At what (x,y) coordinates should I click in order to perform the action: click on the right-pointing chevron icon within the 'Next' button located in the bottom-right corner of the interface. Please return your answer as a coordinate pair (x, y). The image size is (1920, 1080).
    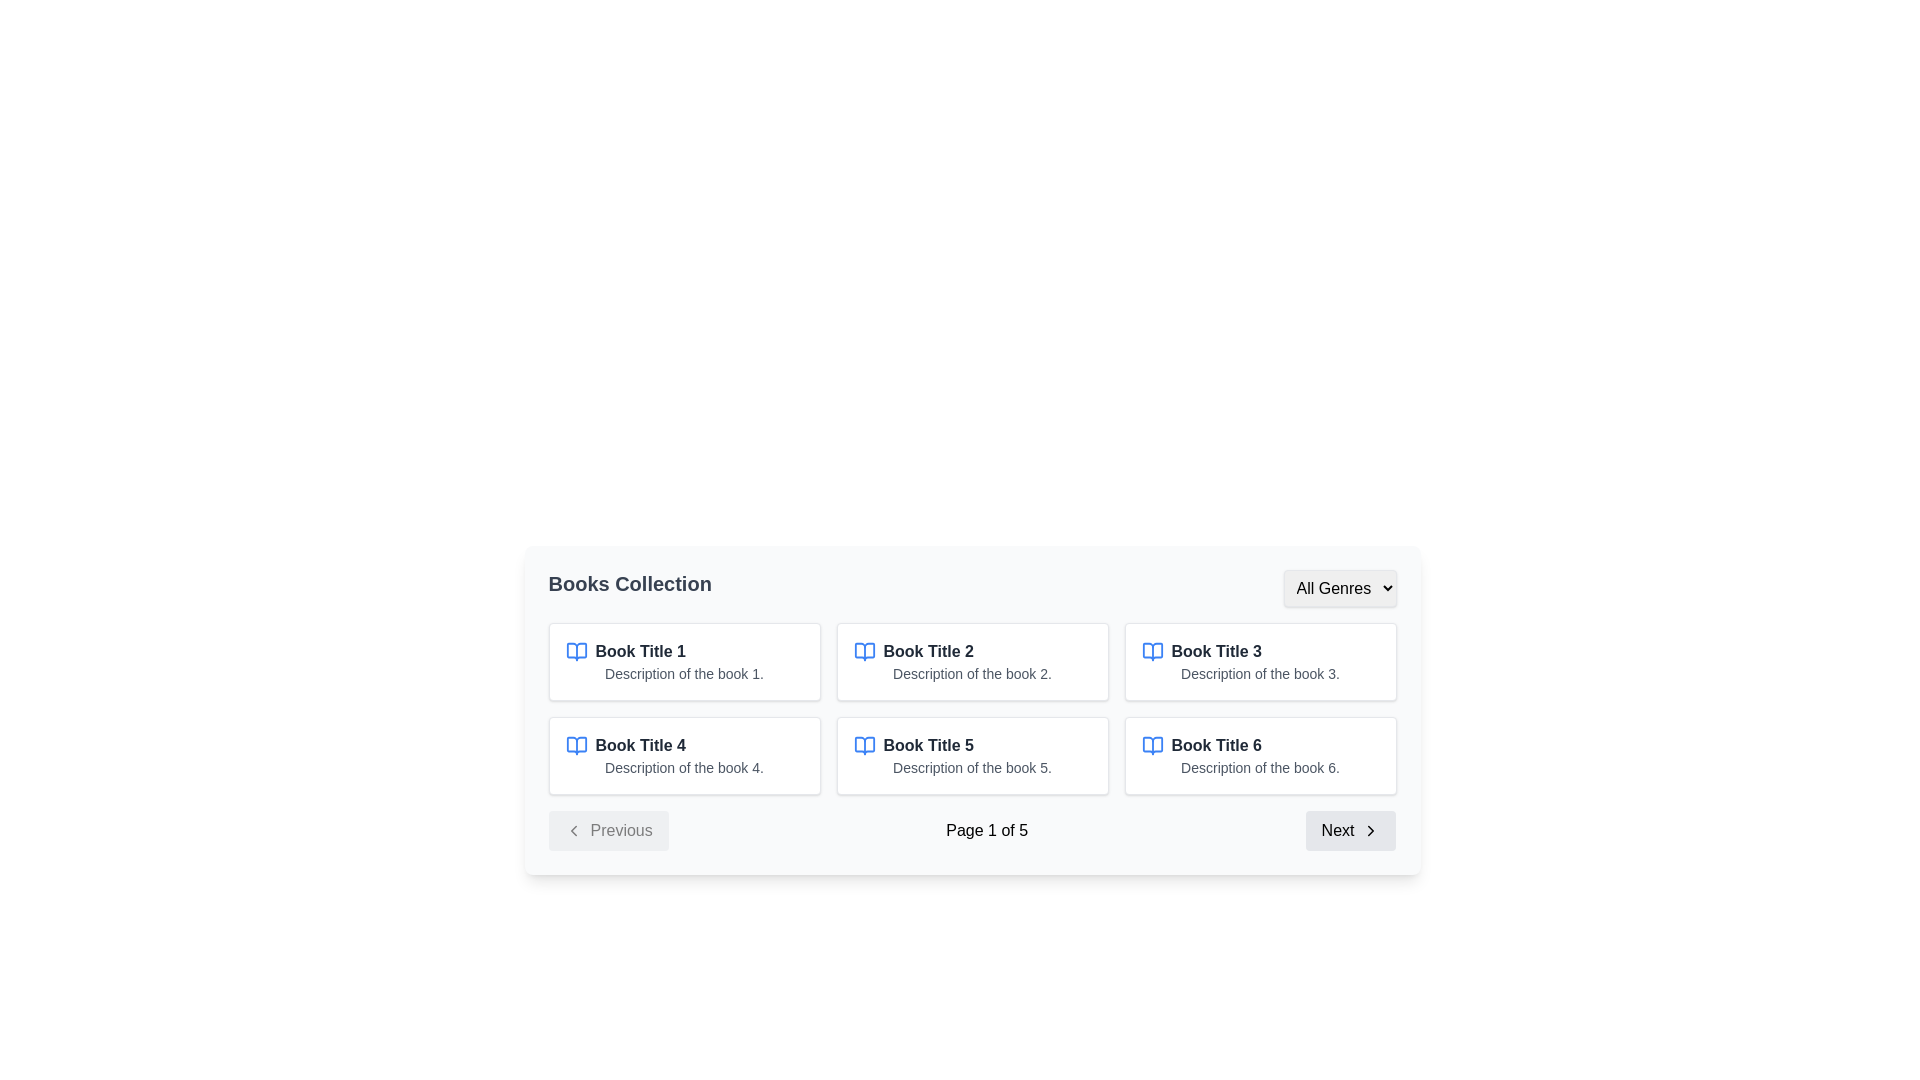
    Looking at the image, I should click on (1370, 830).